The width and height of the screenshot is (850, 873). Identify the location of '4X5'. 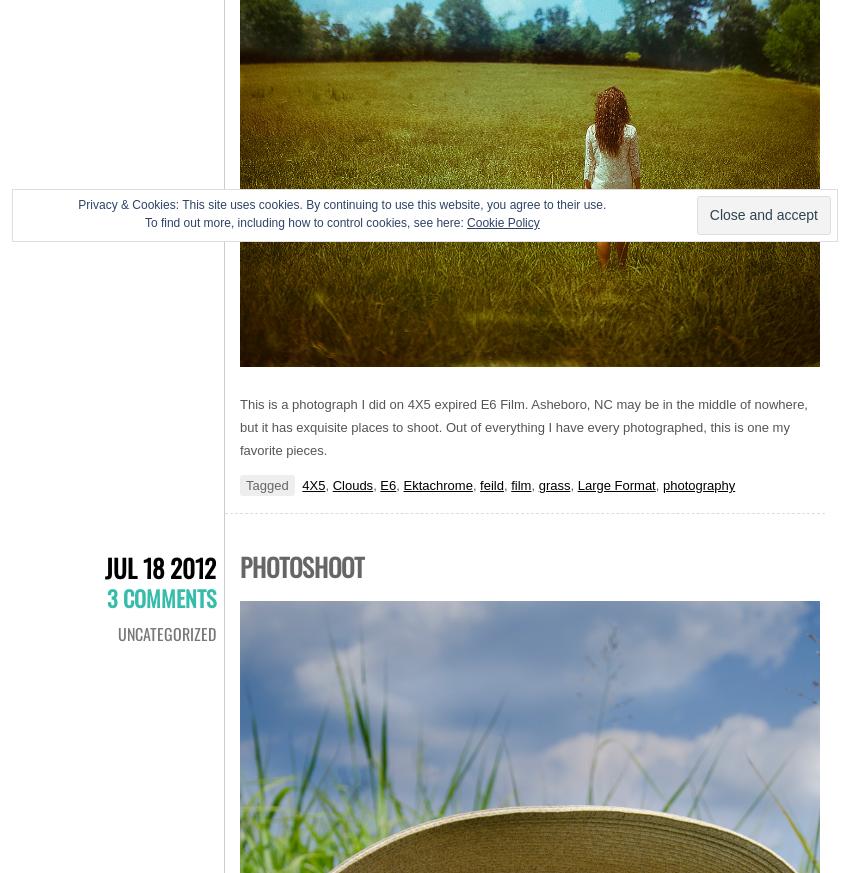
(313, 485).